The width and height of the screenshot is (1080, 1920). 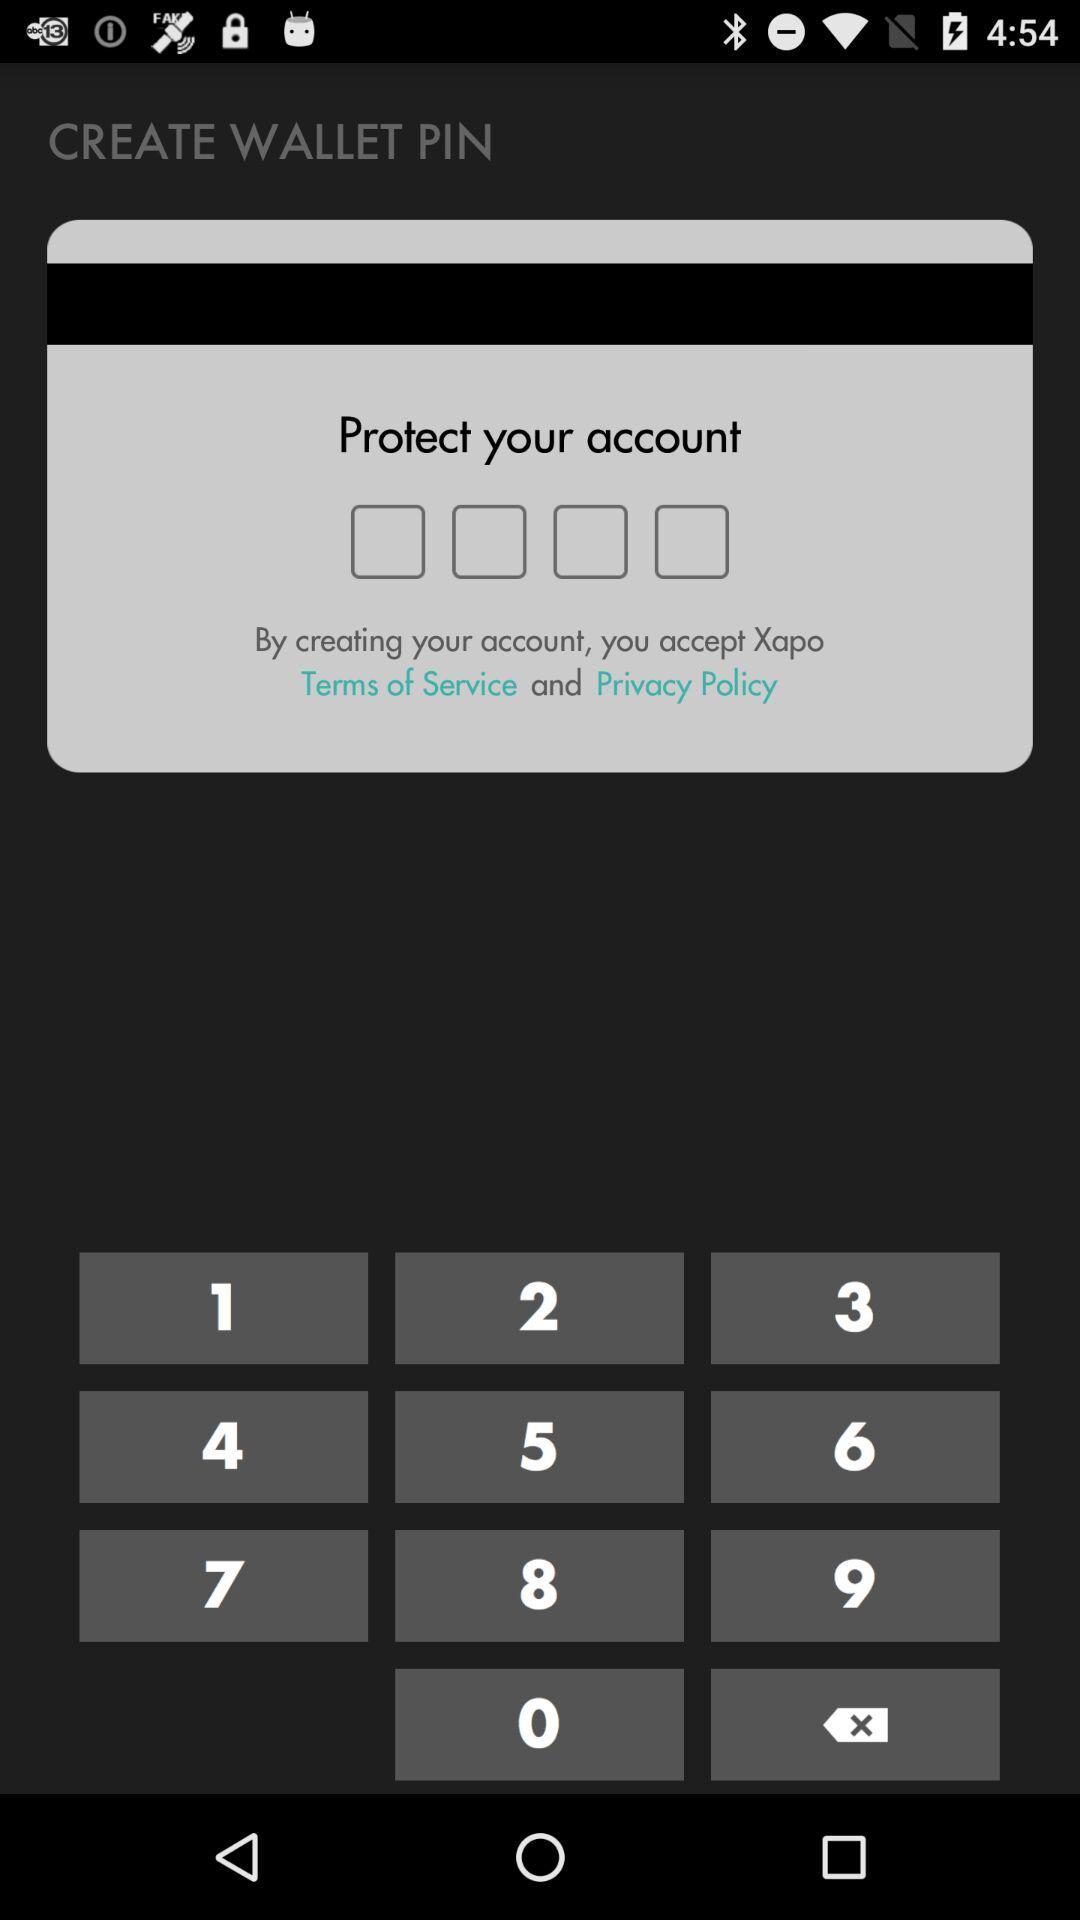 What do you see at coordinates (855, 1447) in the screenshot?
I see `press number 6` at bounding box center [855, 1447].